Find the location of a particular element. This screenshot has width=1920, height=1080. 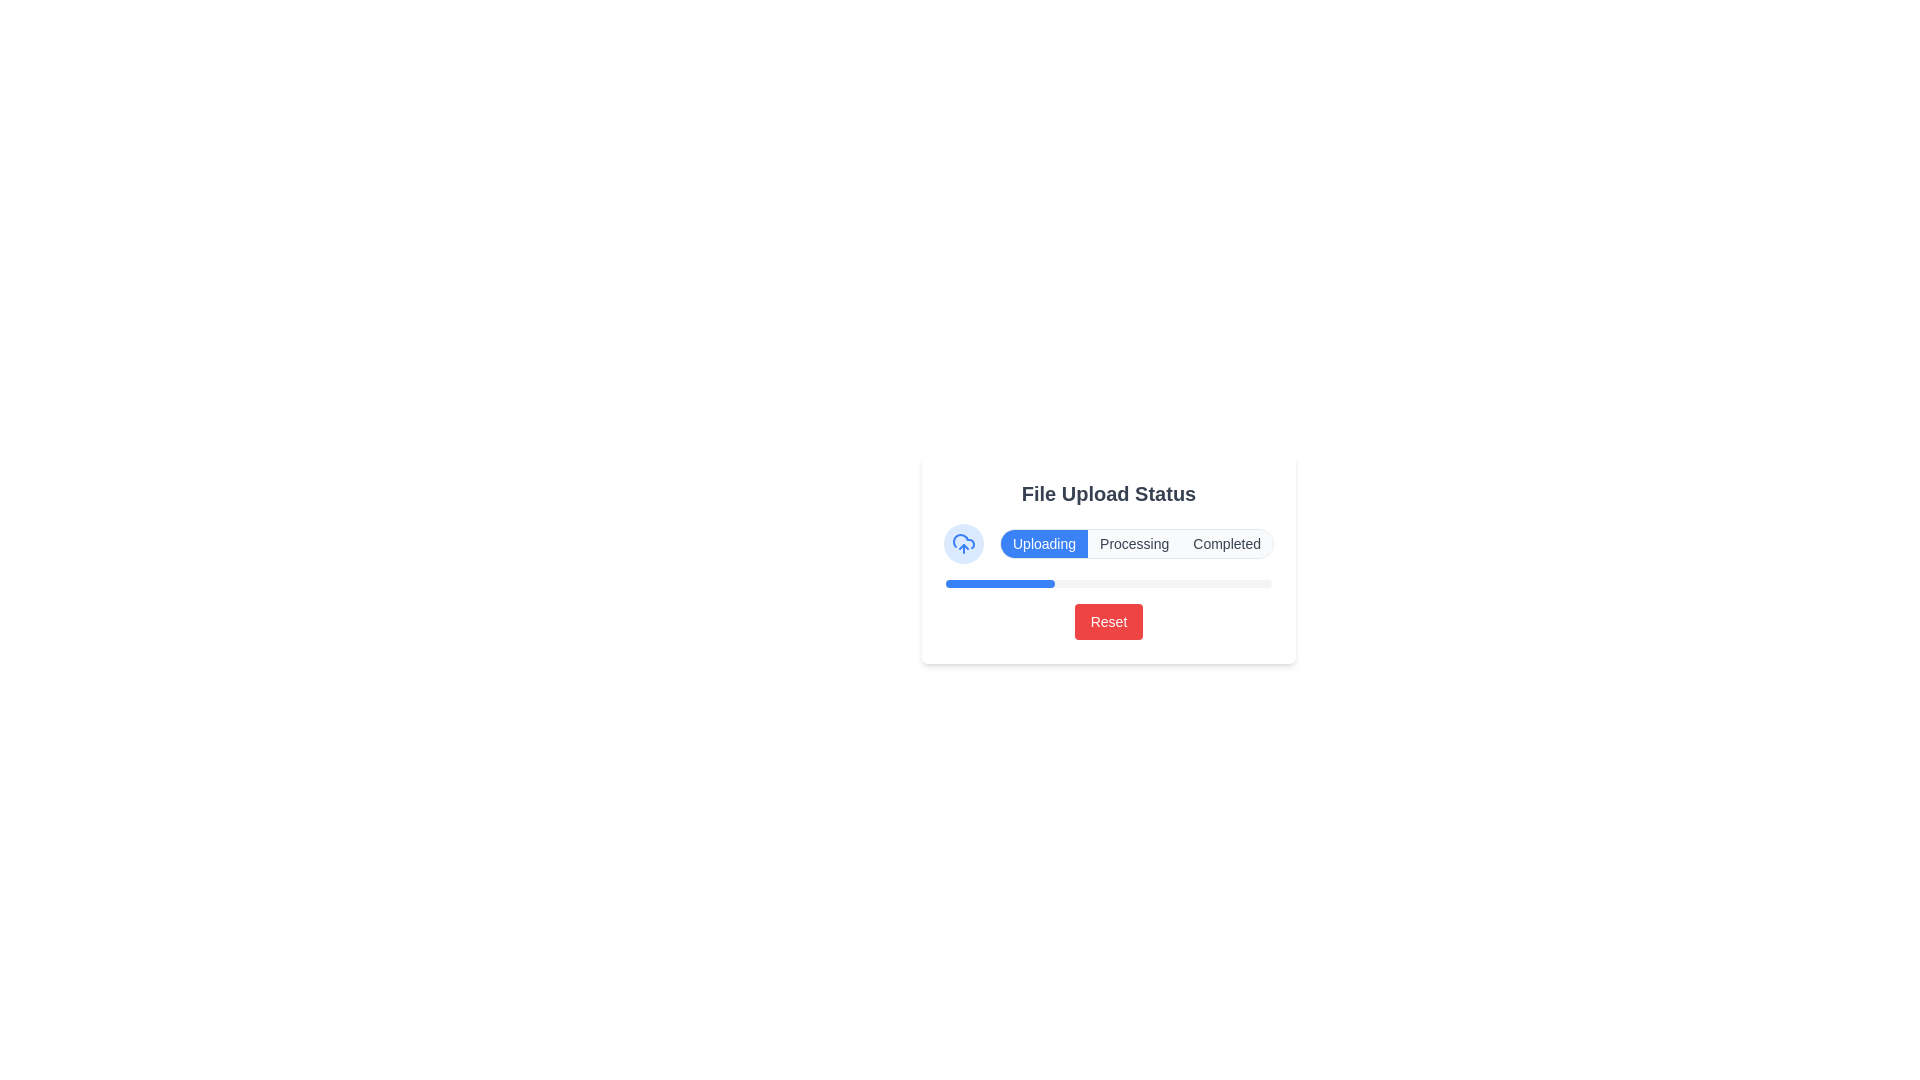

the non-interactive status label or button displaying 'Processing', which is the second button in a row of three, styled with a gray background and light gray text is located at coordinates (1134, 543).